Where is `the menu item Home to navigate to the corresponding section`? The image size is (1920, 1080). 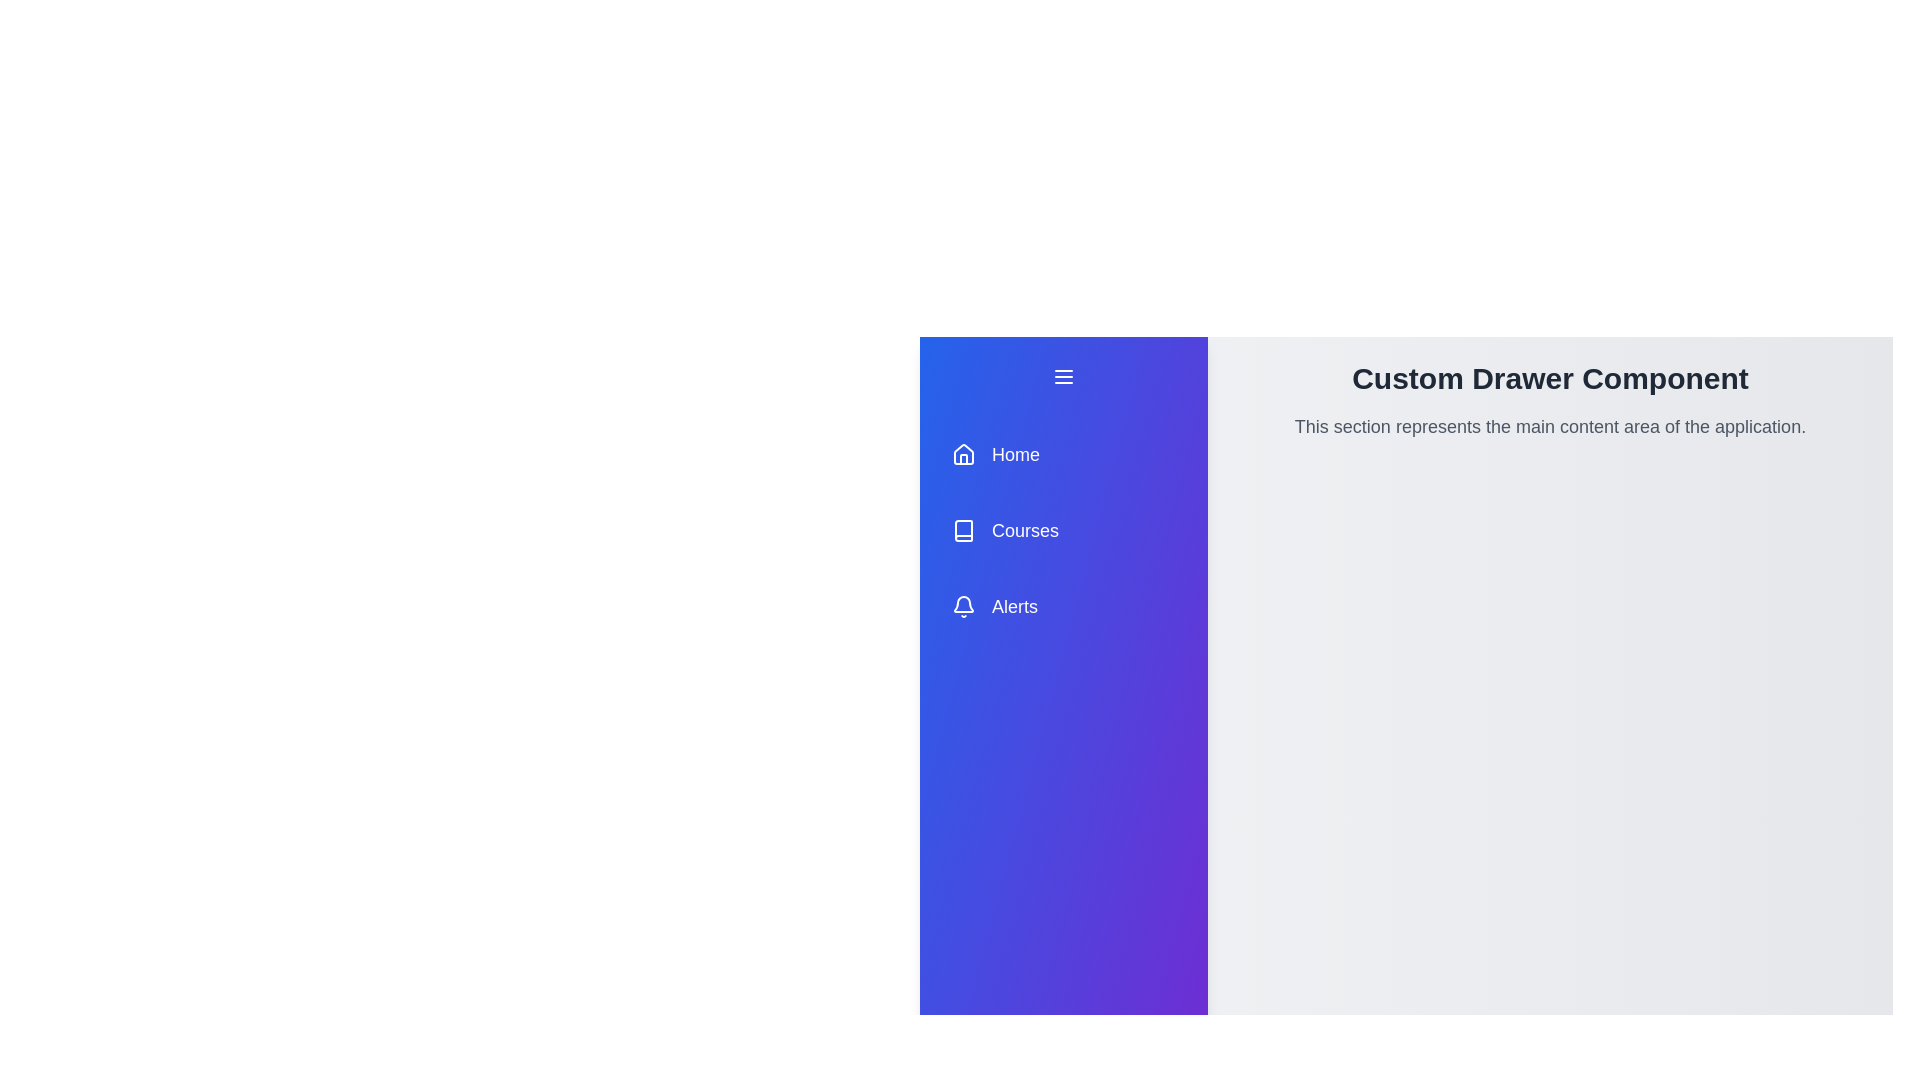
the menu item Home to navigate to the corresponding section is located at coordinates (1063, 455).